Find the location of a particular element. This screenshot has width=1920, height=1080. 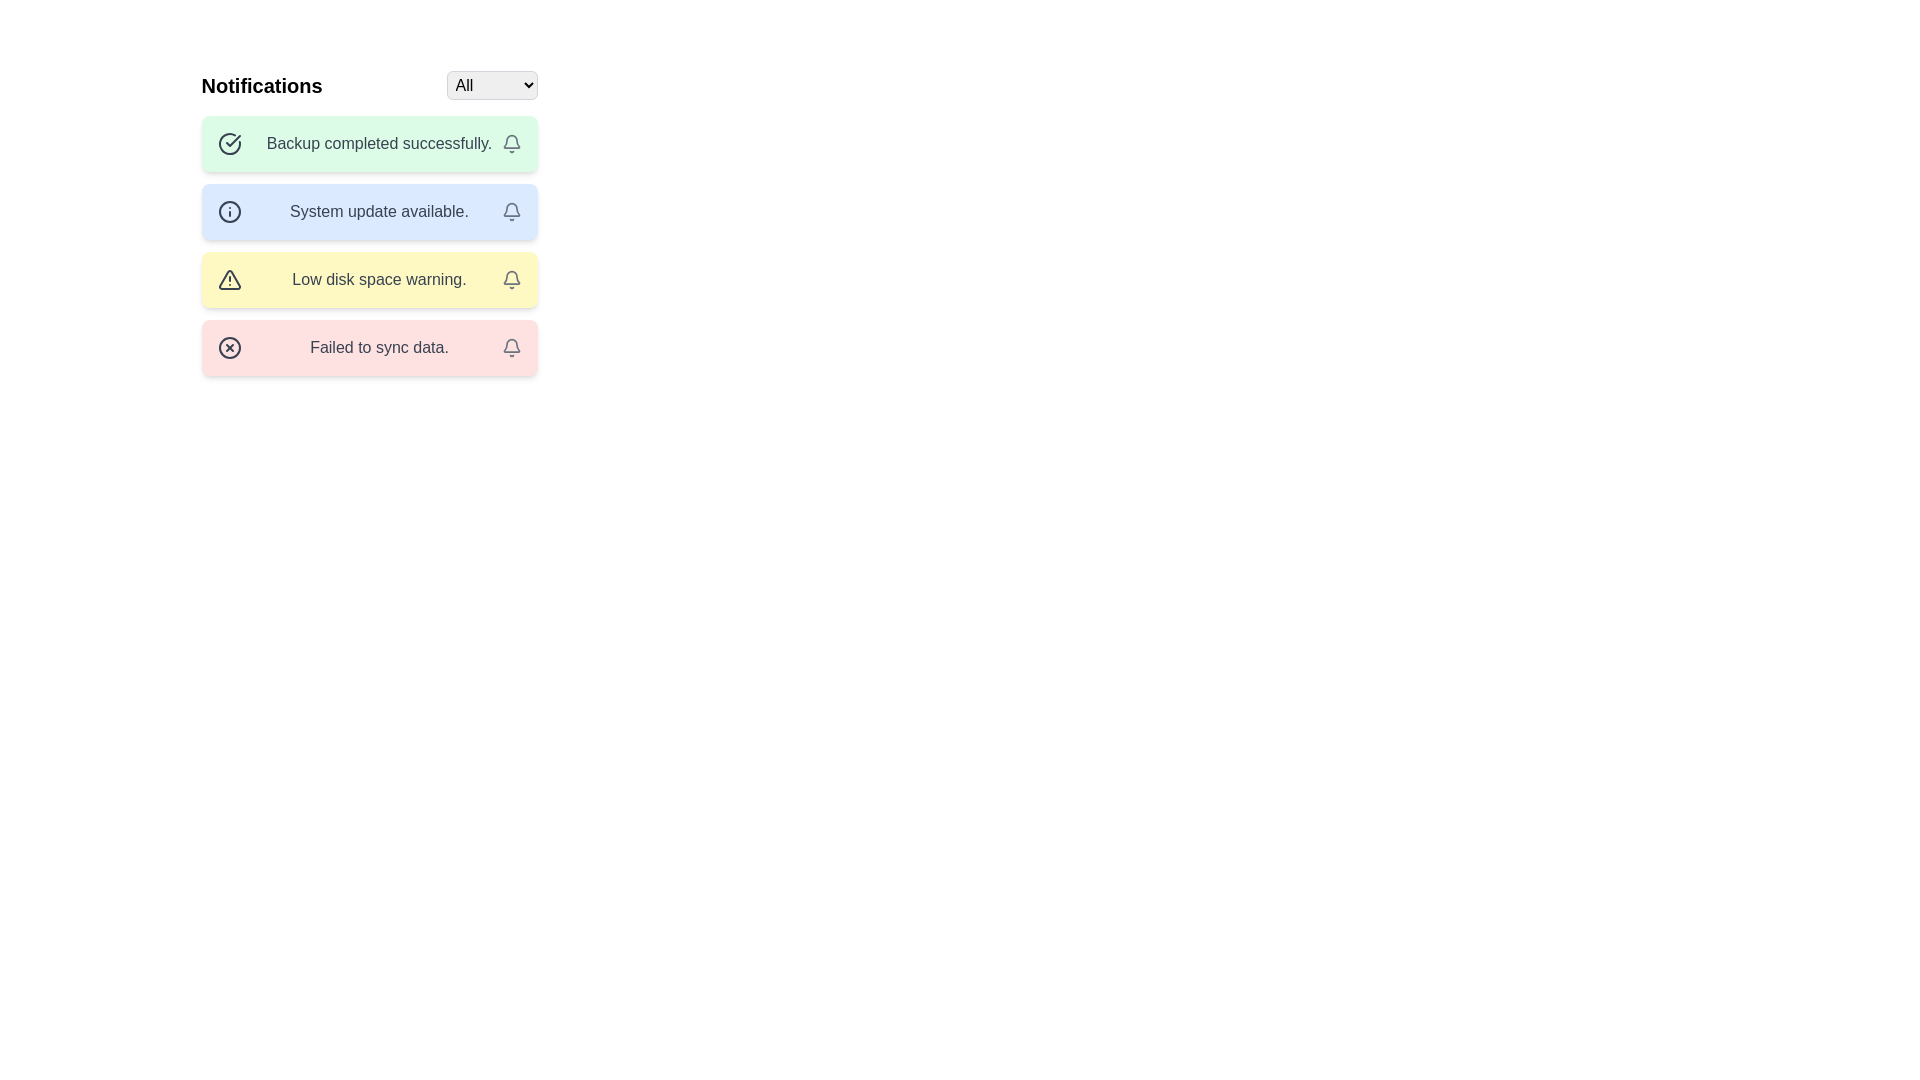

the triangular alert icon located to the left of the text 'Low disk space warning' in the third notification row is located at coordinates (229, 280).